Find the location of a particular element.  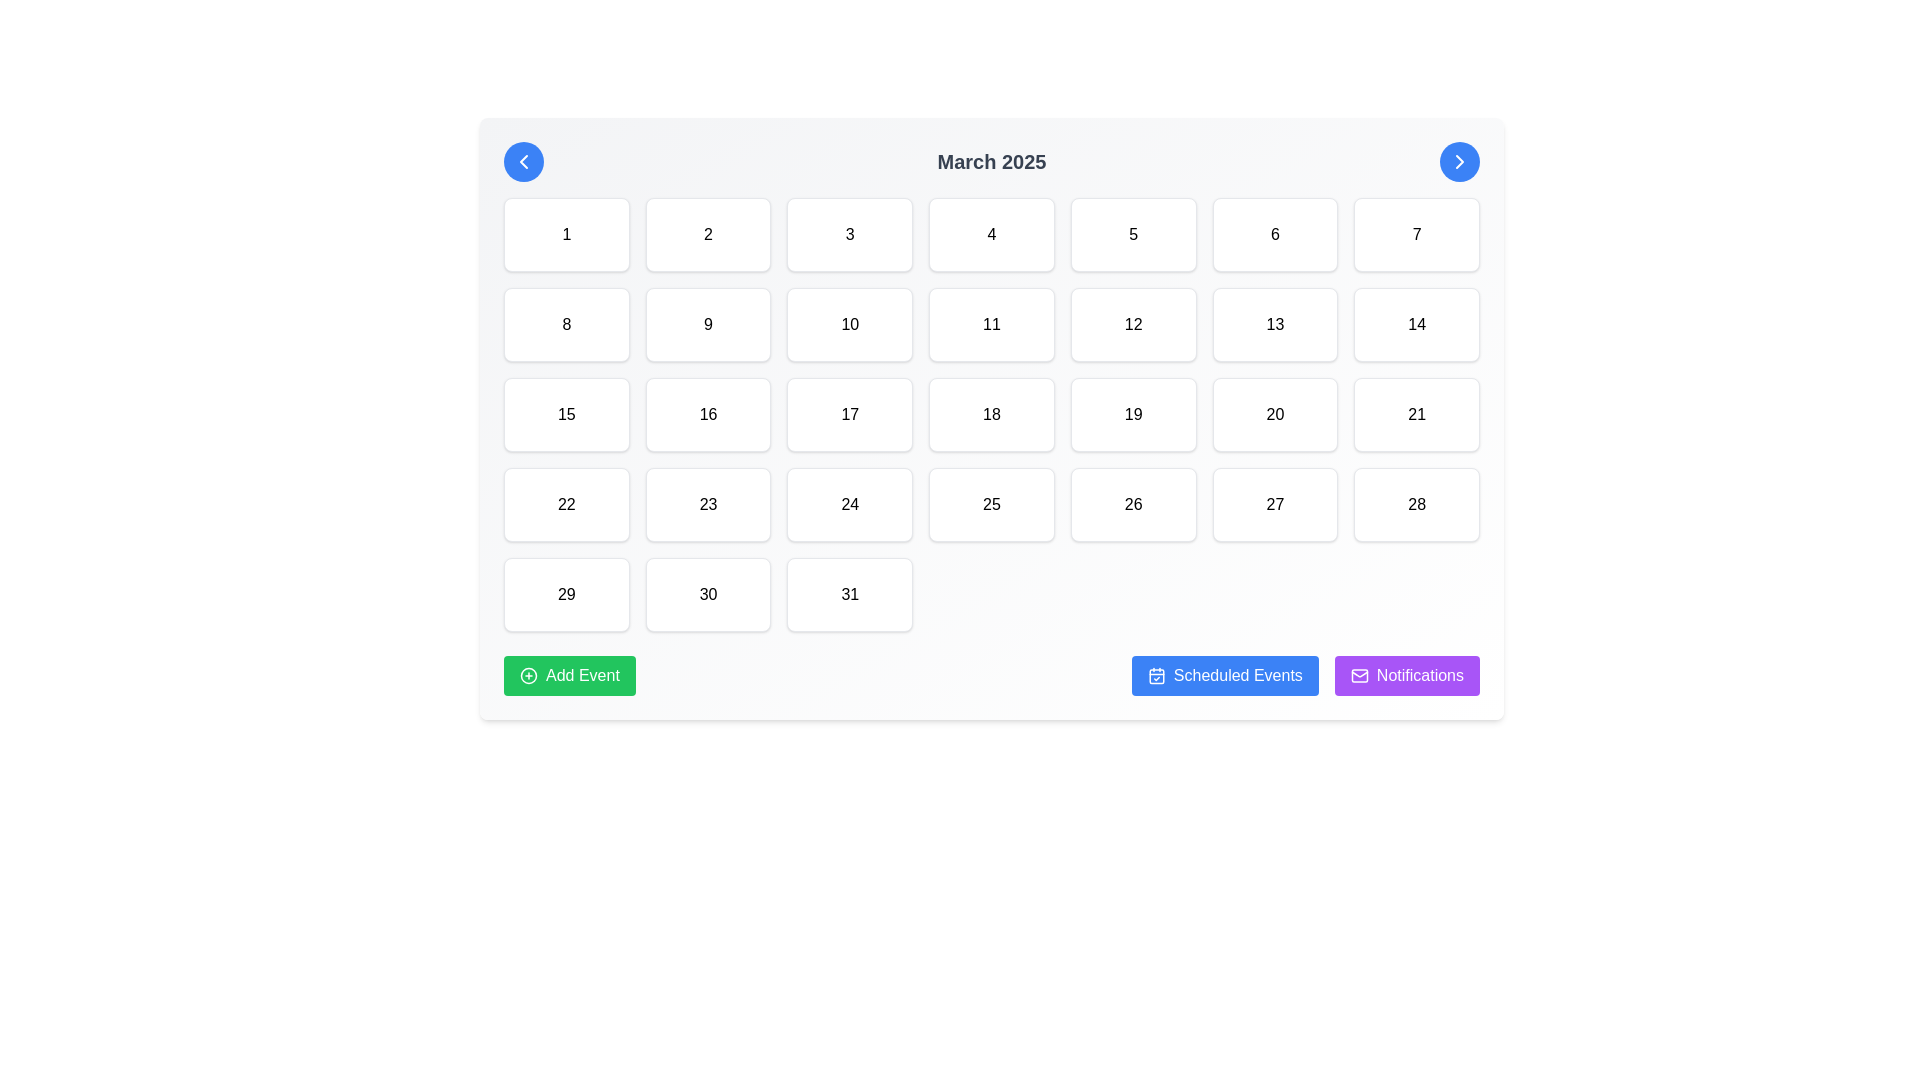

the purple rectangular button labeled 'Notifications' with a mail icon is located at coordinates (1406, 675).